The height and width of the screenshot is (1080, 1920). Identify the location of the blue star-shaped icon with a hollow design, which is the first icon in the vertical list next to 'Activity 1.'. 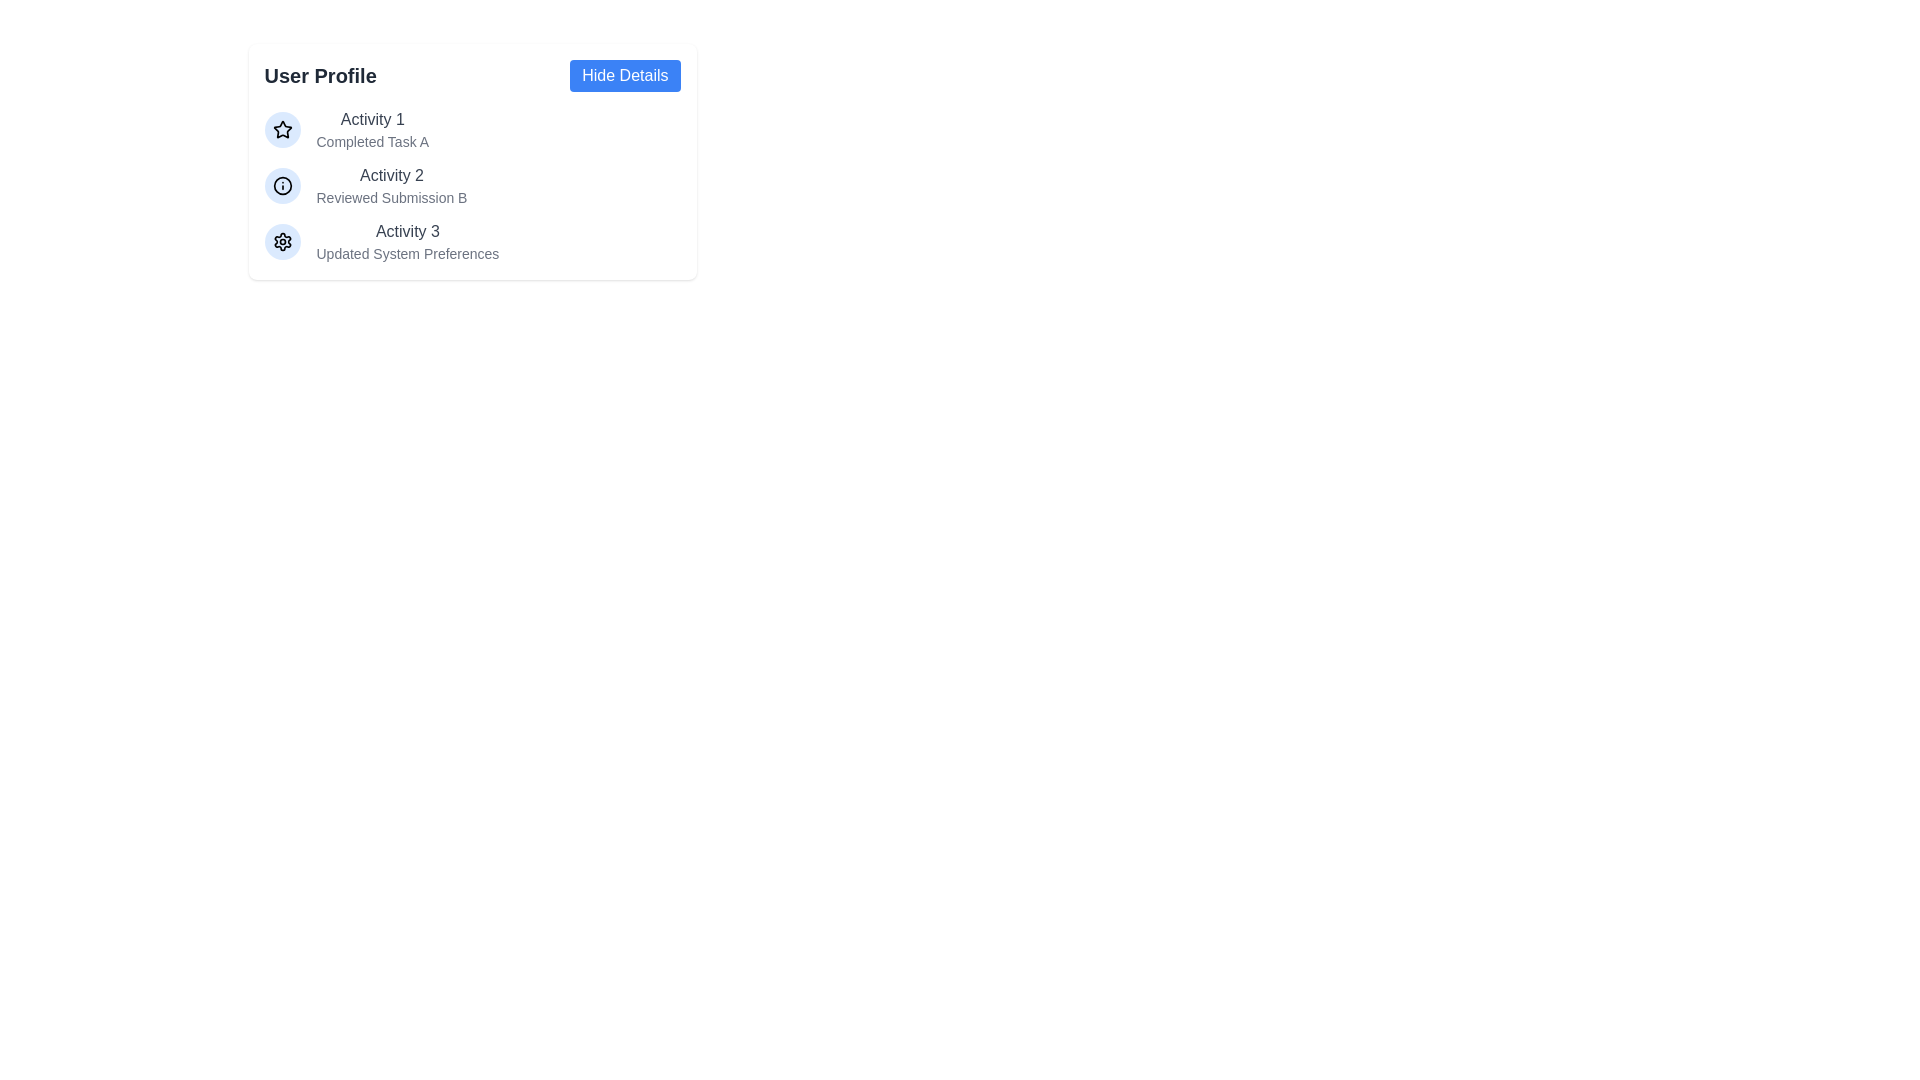
(281, 130).